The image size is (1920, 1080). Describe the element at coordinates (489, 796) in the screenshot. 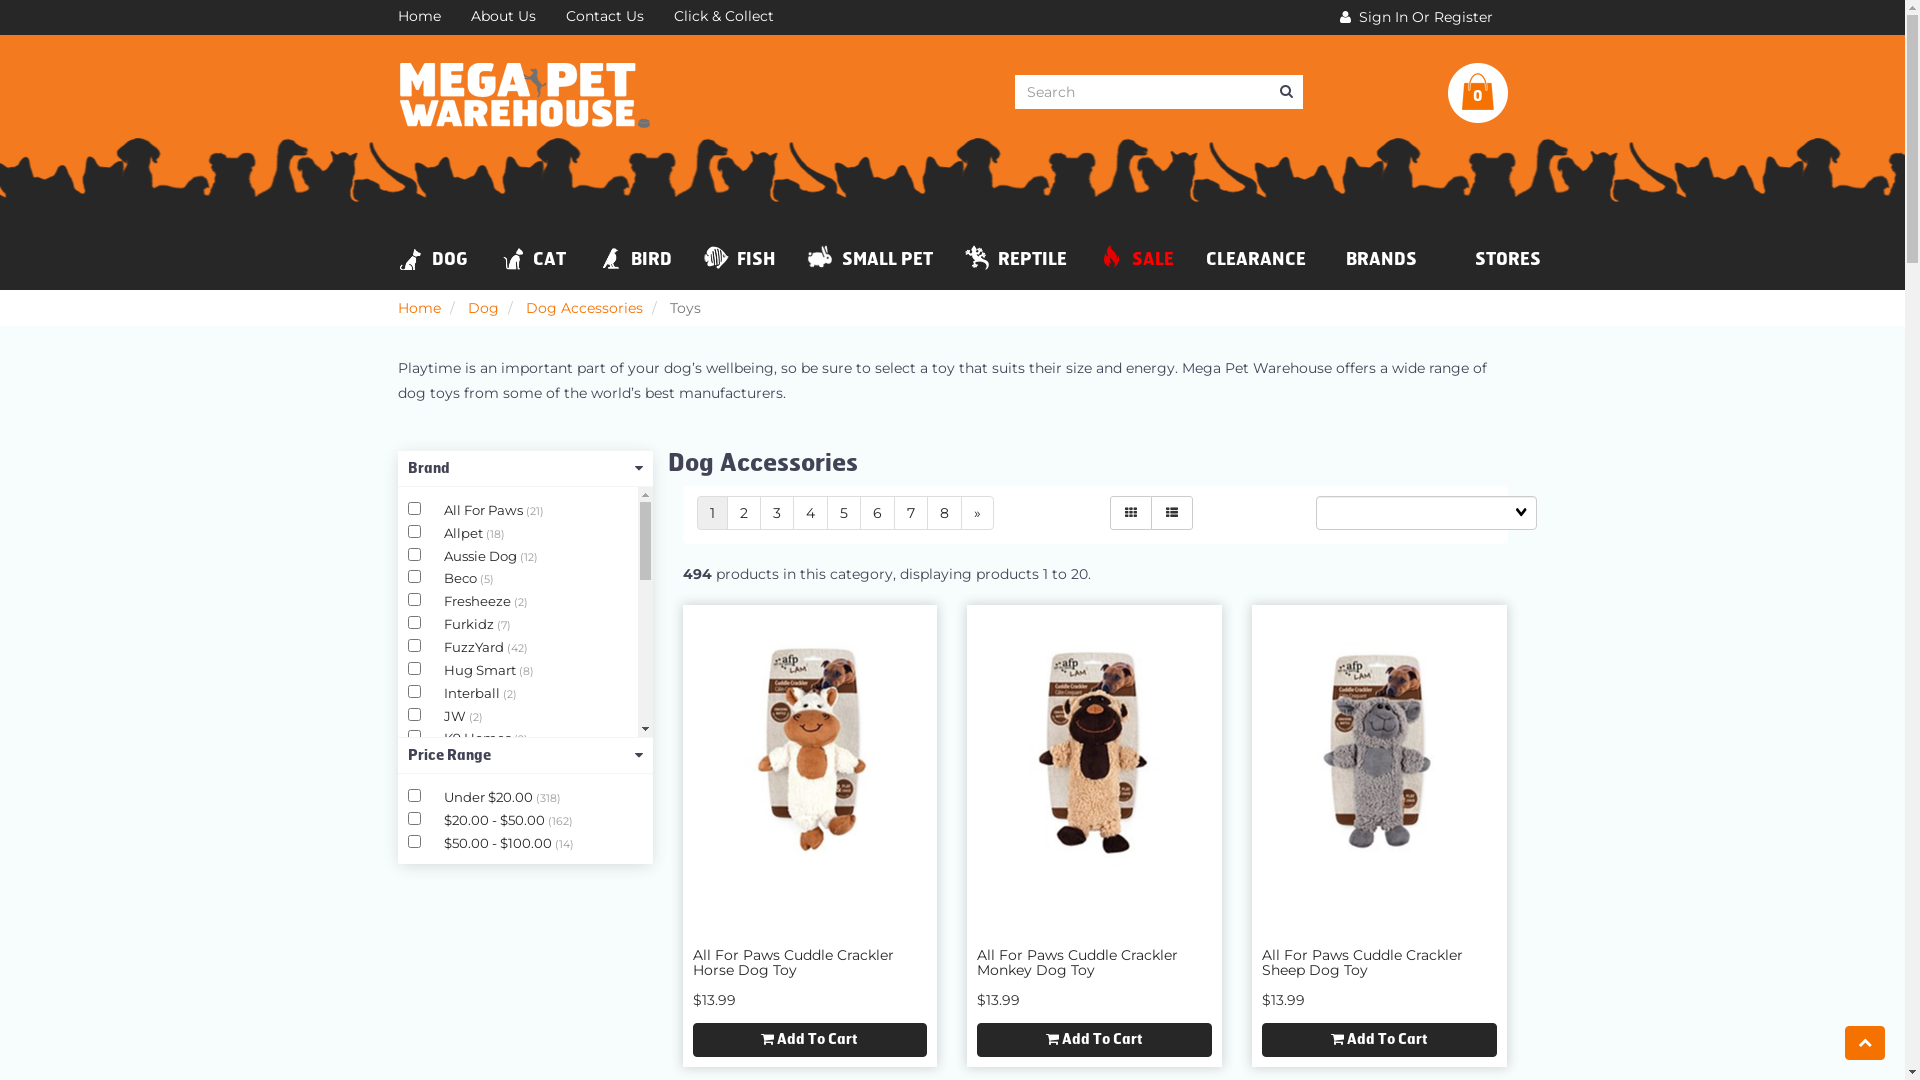

I see `'Under $20.00'` at that location.